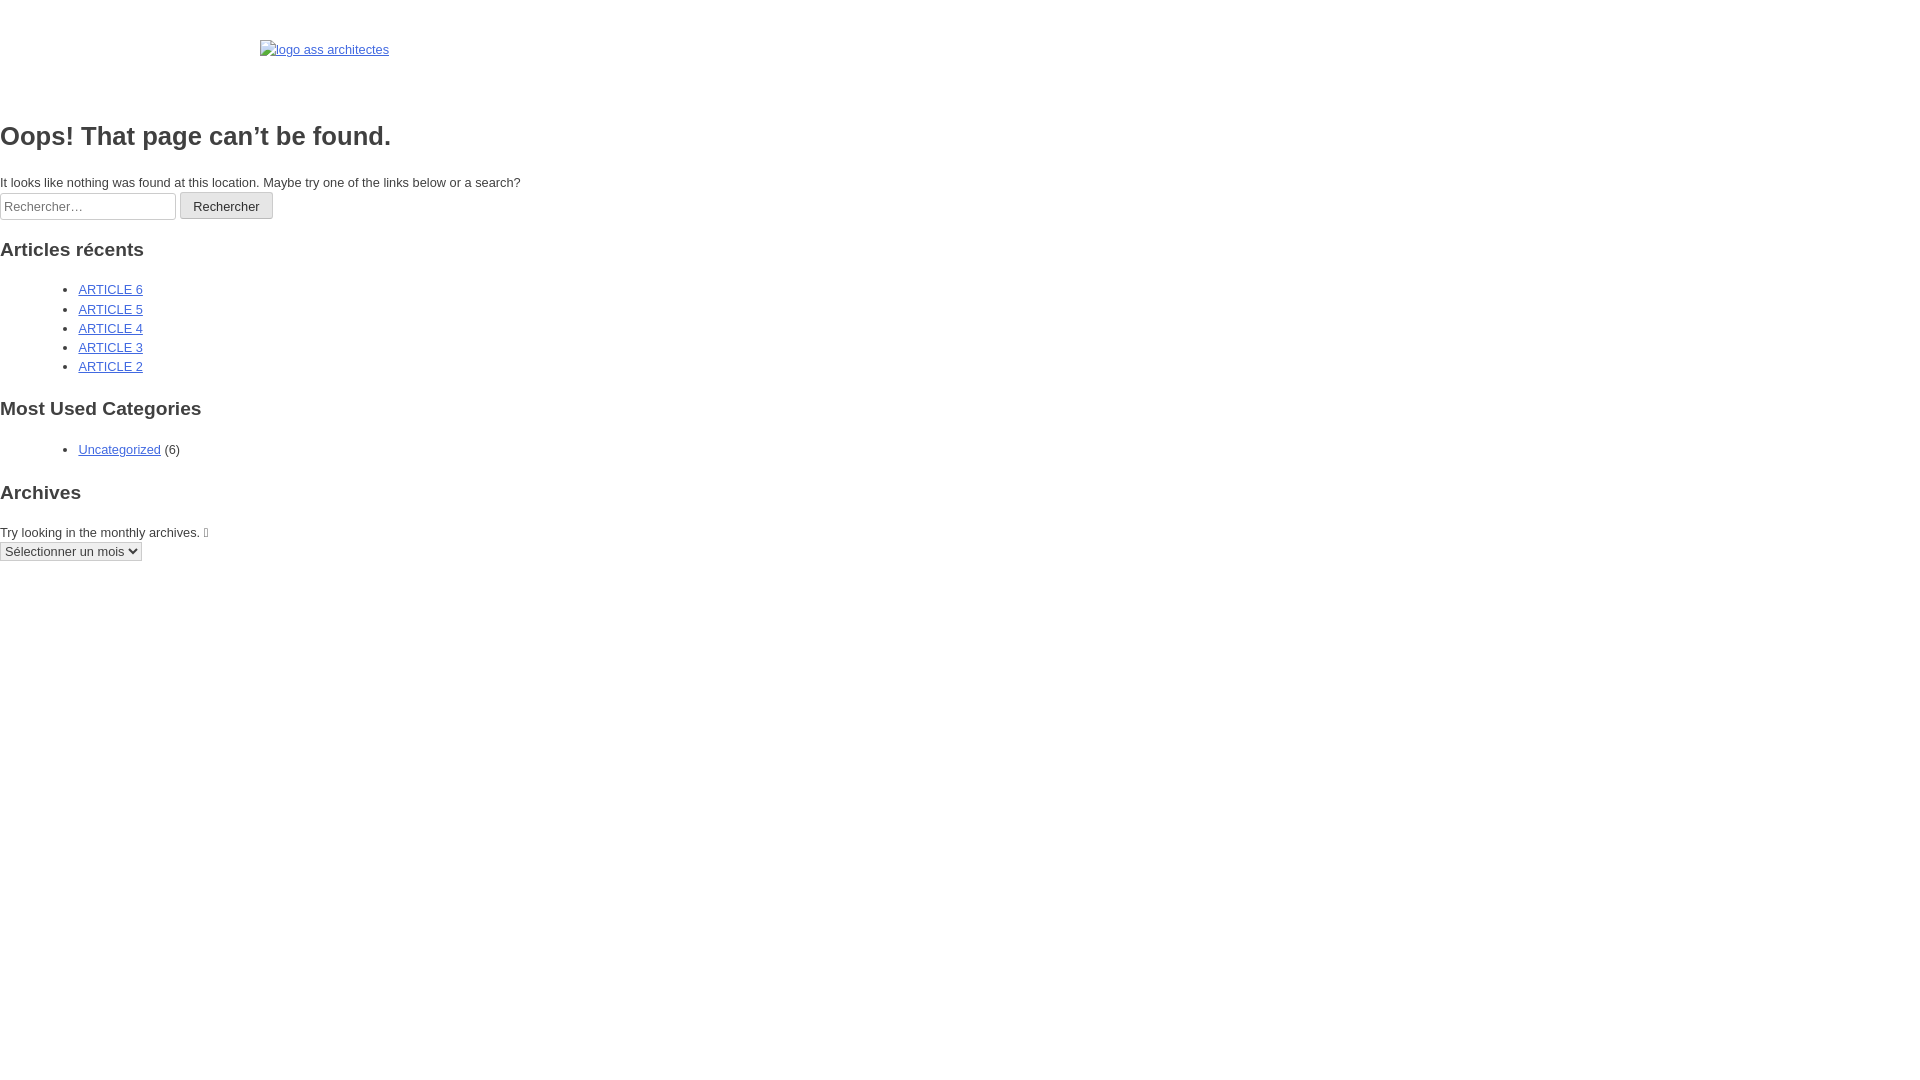 The image size is (1920, 1080). Describe the element at coordinates (109, 327) in the screenshot. I see `'ARTICLE 4'` at that location.